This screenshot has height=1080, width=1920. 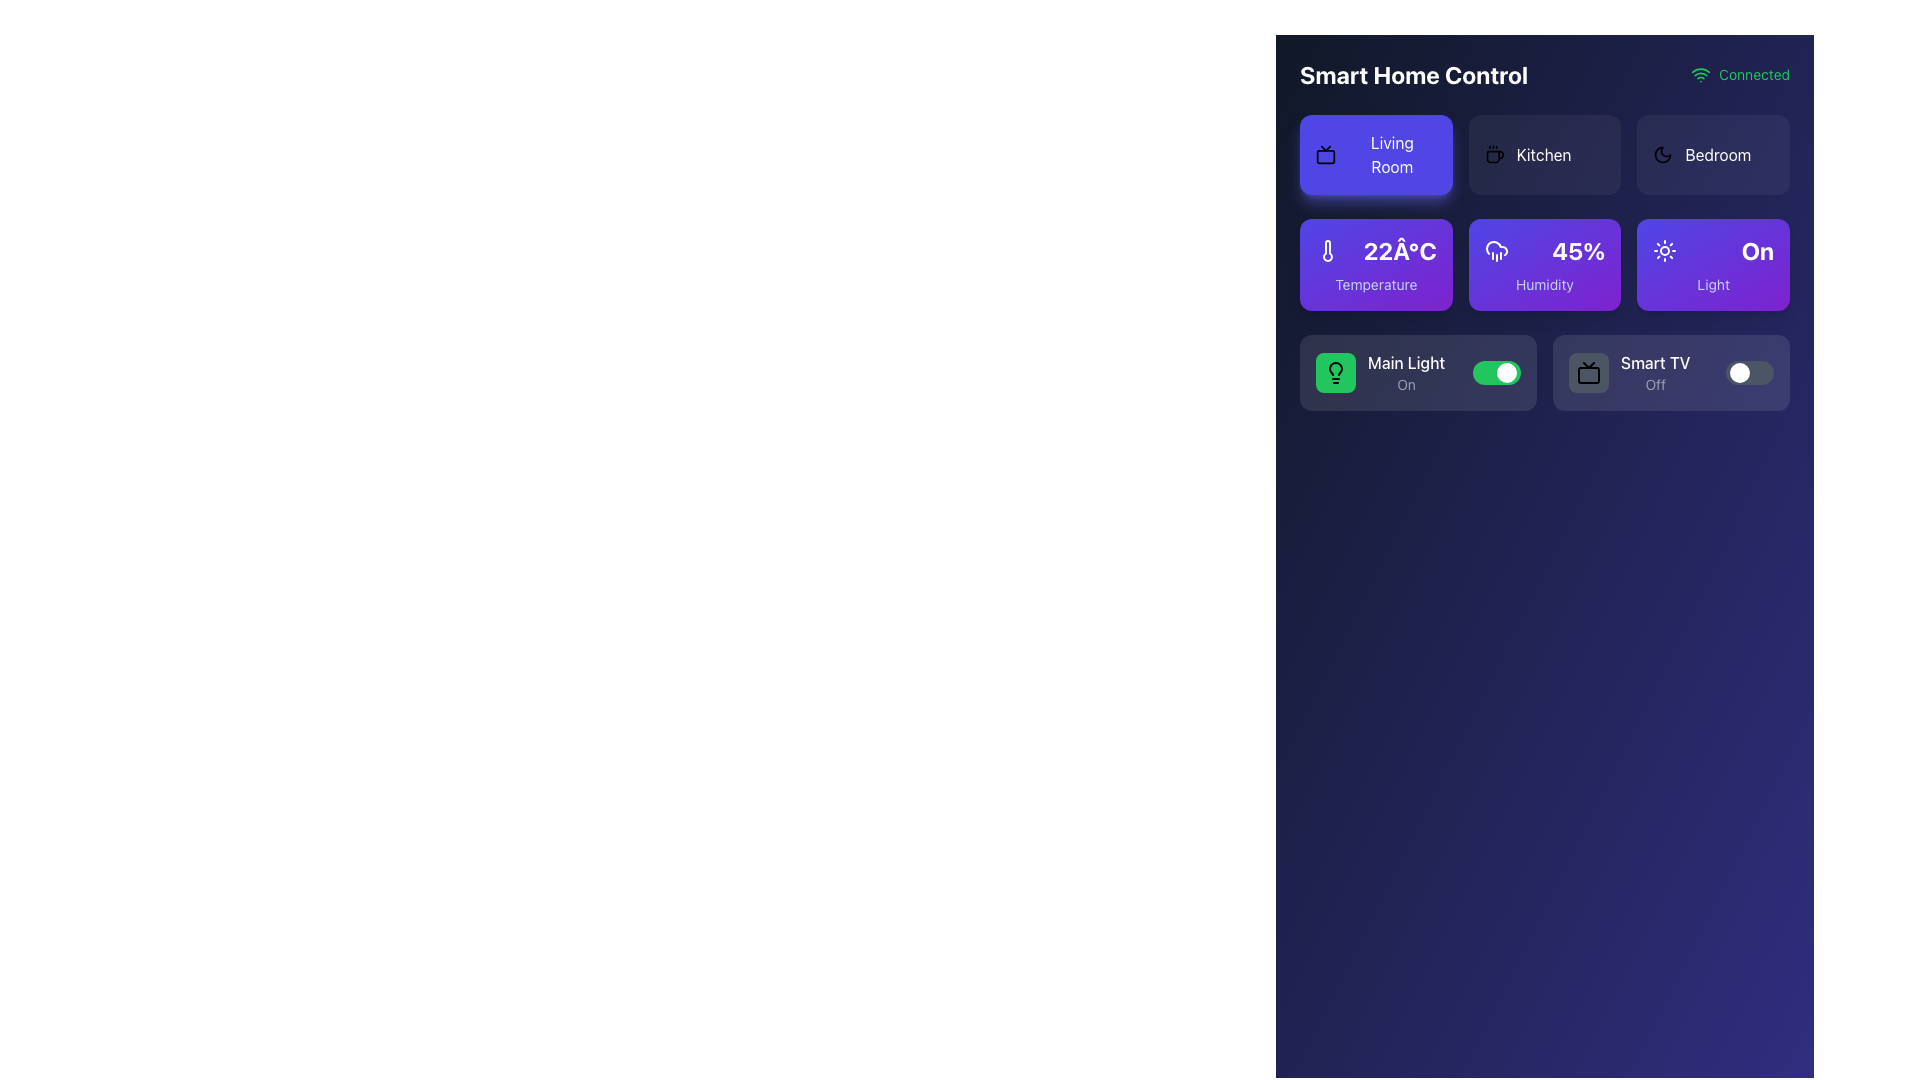 What do you see at coordinates (1629, 373) in the screenshot?
I see `the Text and icon display that features a TV icon on the left and the label 'Smart TV' with the status 'Off' on the right, located in the bottom row of the grid layout` at bounding box center [1629, 373].